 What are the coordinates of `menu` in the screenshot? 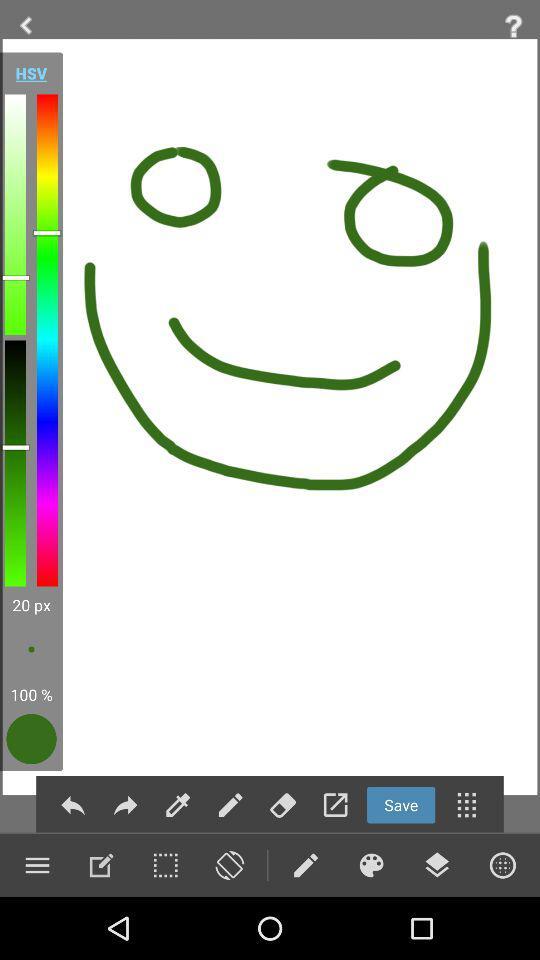 It's located at (37, 864).